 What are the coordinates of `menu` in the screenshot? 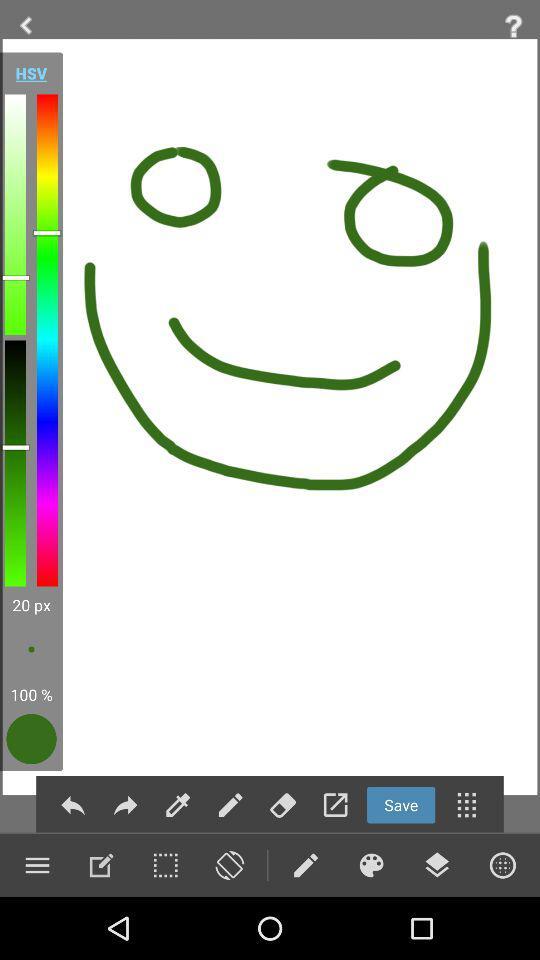 It's located at (37, 864).